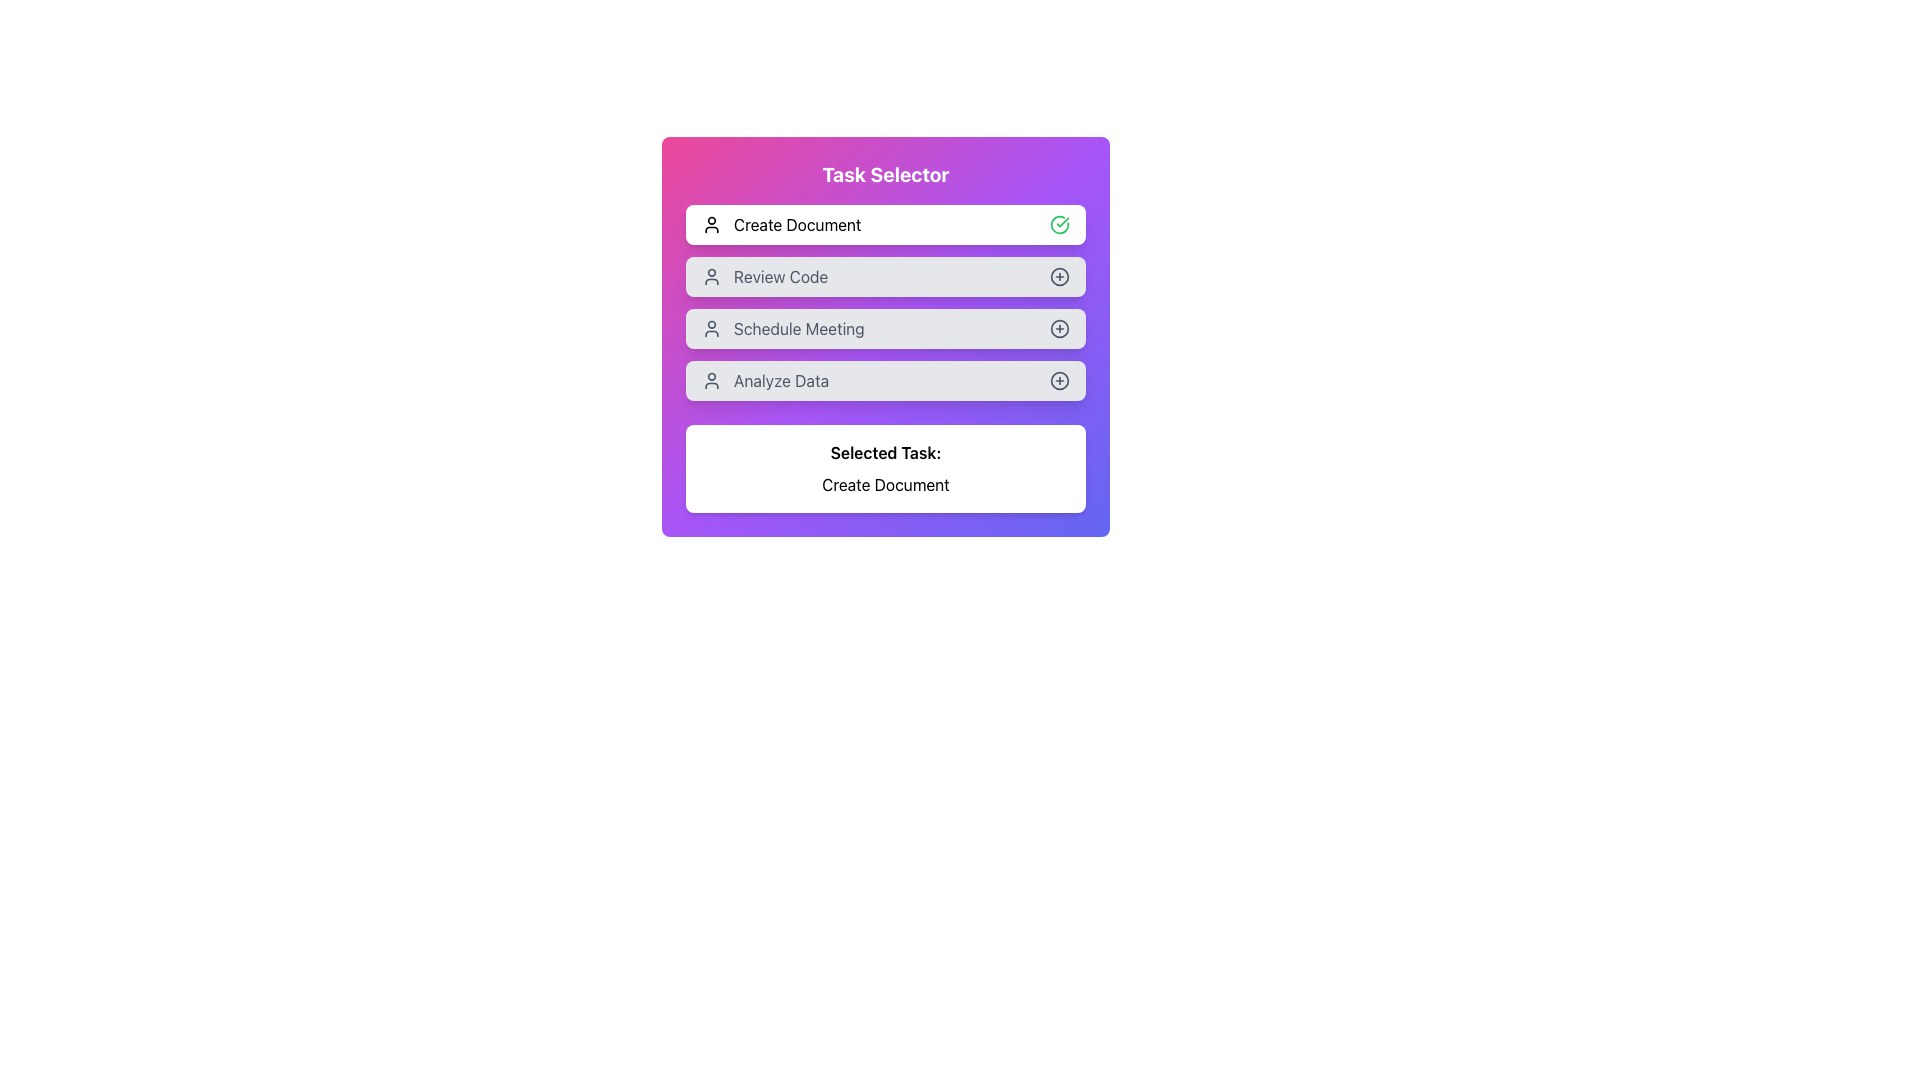  I want to click on the circular plus icon located to the right of the 'Review Code' text in the task selection interface, so click(1059, 277).